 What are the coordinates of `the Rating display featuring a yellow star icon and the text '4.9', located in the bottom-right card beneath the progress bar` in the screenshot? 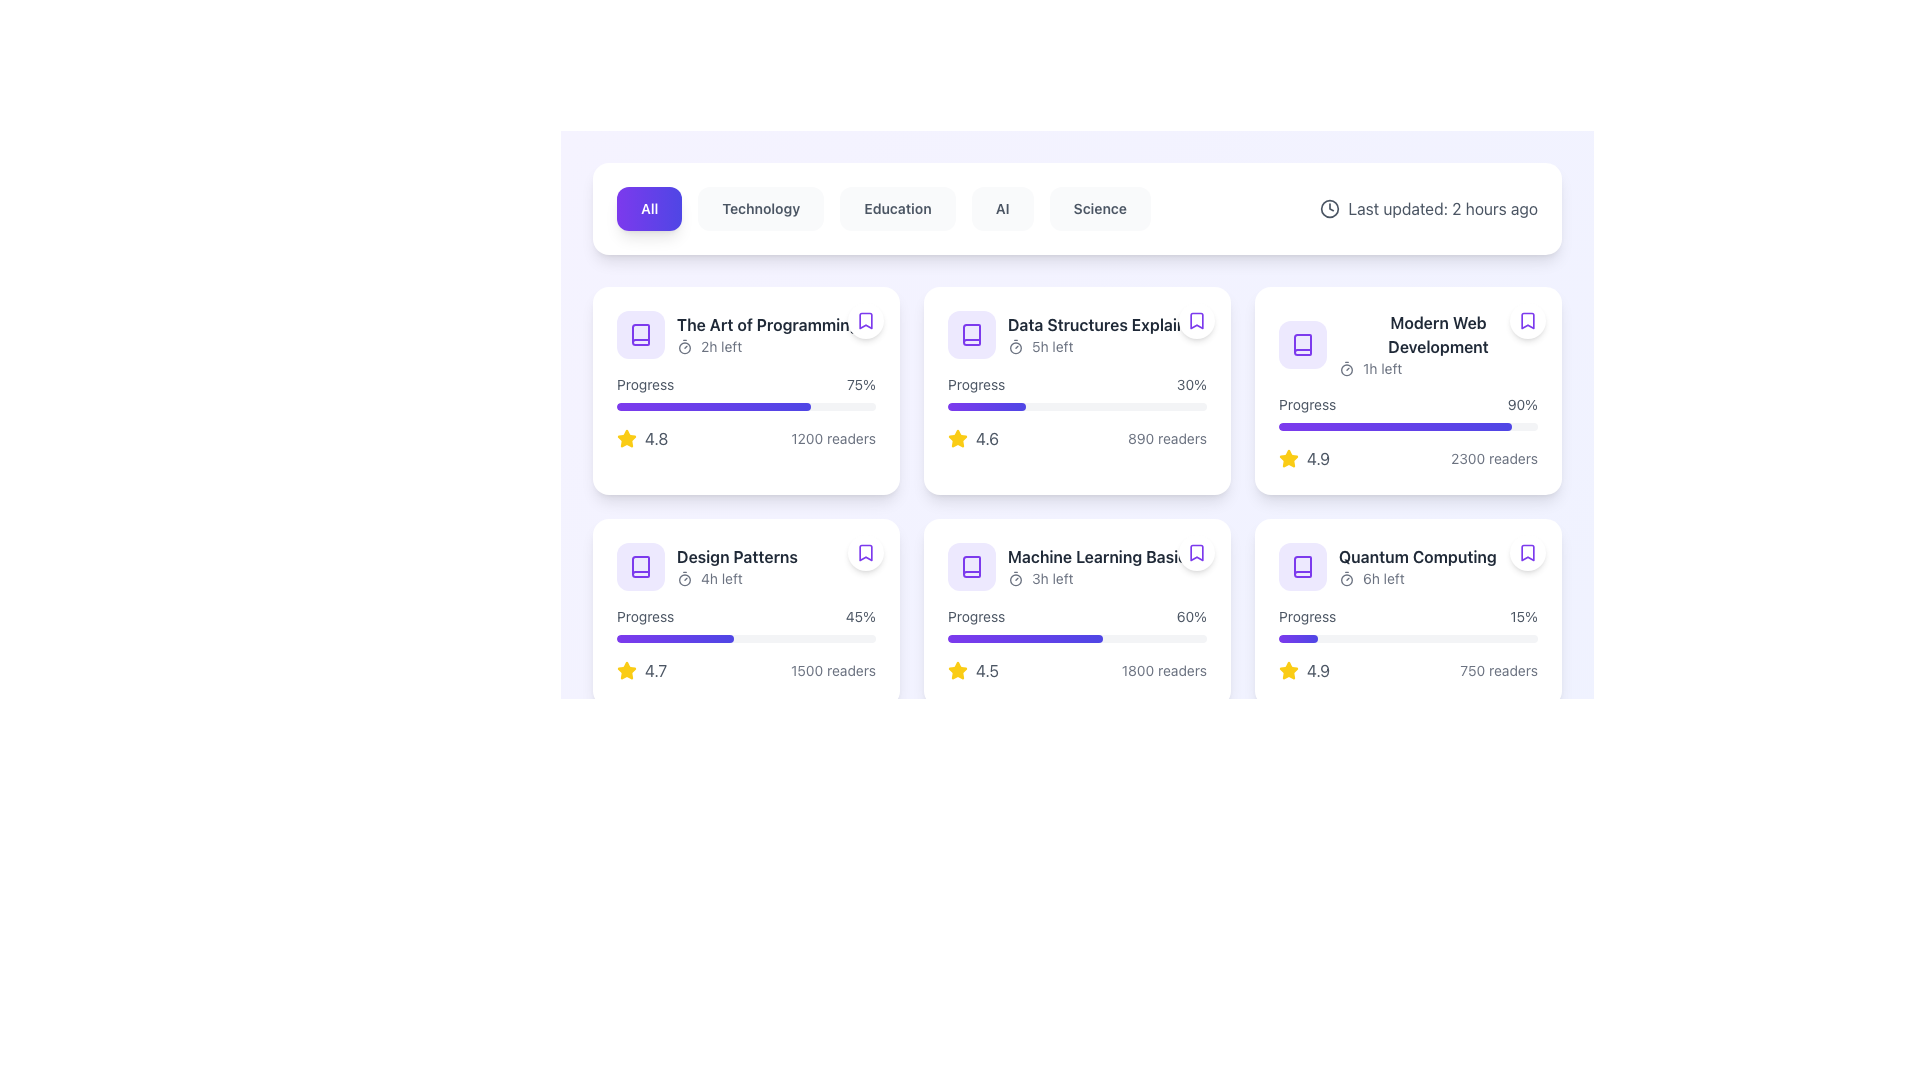 It's located at (1304, 671).